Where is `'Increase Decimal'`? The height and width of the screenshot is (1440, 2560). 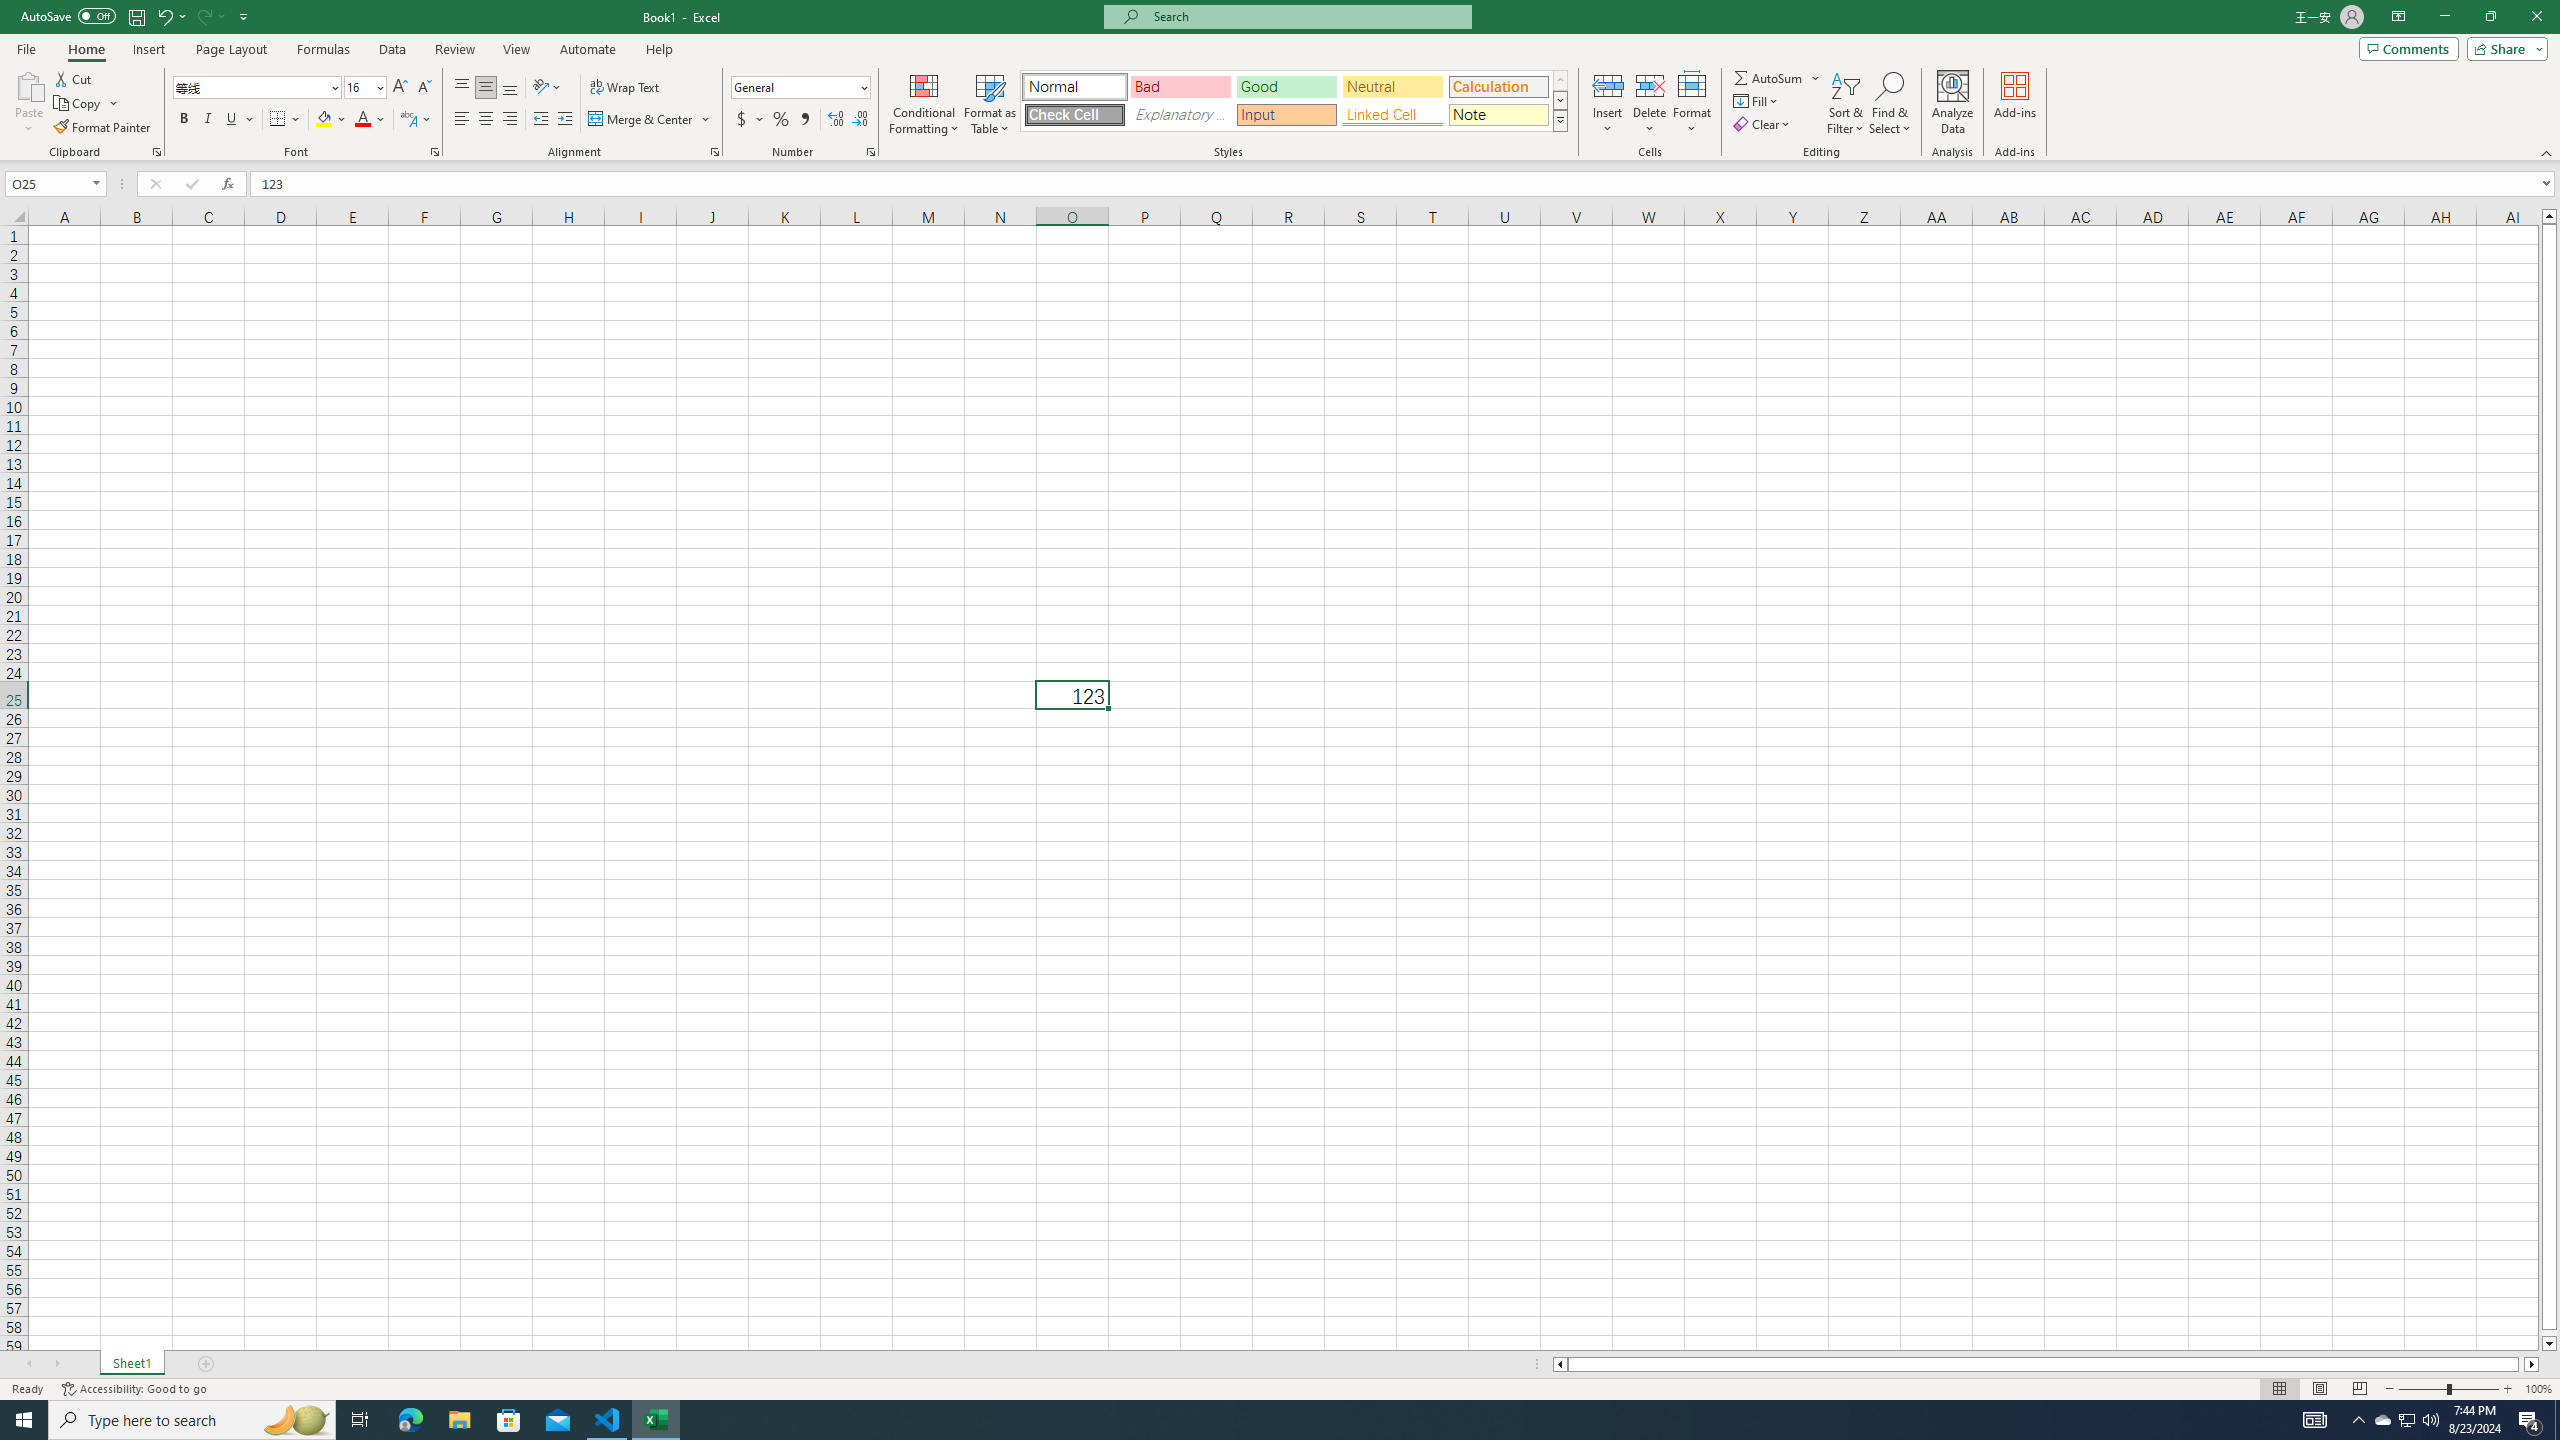
'Increase Decimal' is located at coordinates (835, 118).